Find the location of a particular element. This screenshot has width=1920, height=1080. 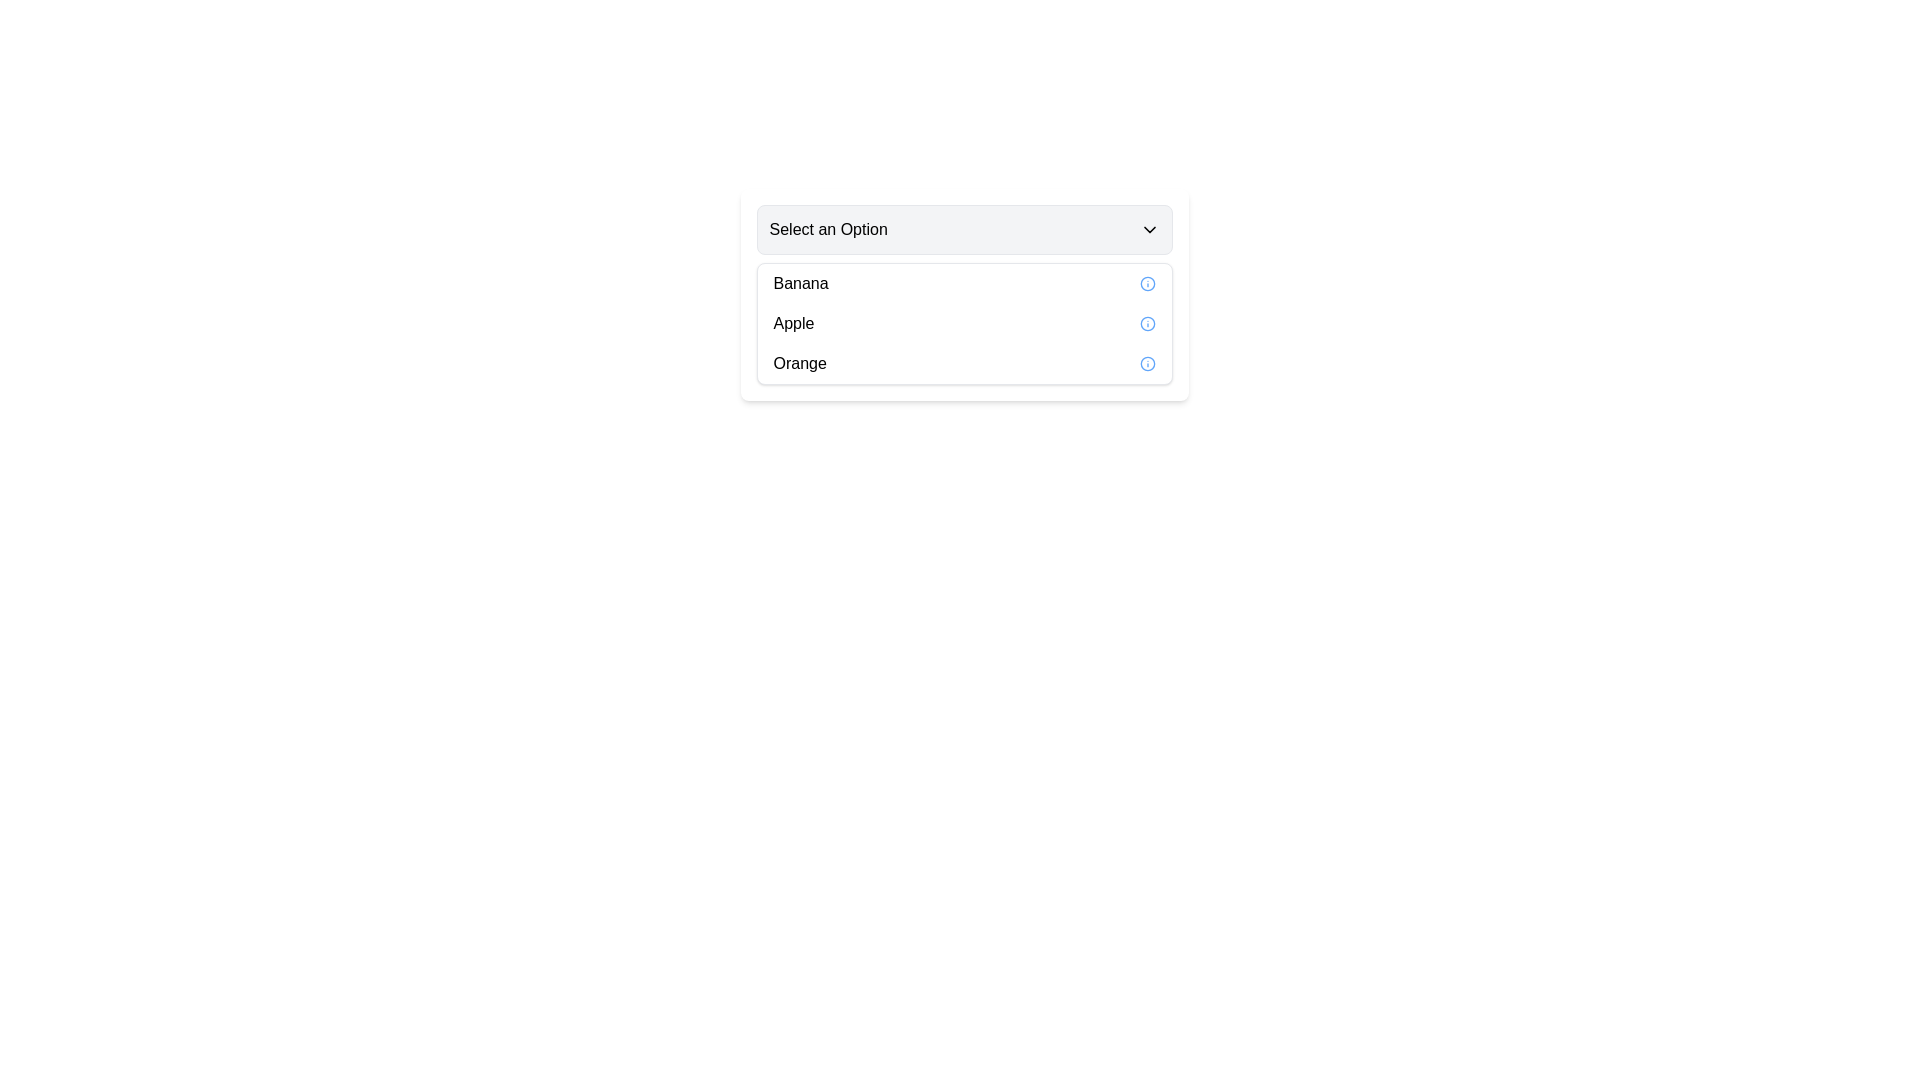

the first item in the dropdown menu that allows the user to select 'Banana', located below 'Select an Option' and above 'Apple' is located at coordinates (964, 284).